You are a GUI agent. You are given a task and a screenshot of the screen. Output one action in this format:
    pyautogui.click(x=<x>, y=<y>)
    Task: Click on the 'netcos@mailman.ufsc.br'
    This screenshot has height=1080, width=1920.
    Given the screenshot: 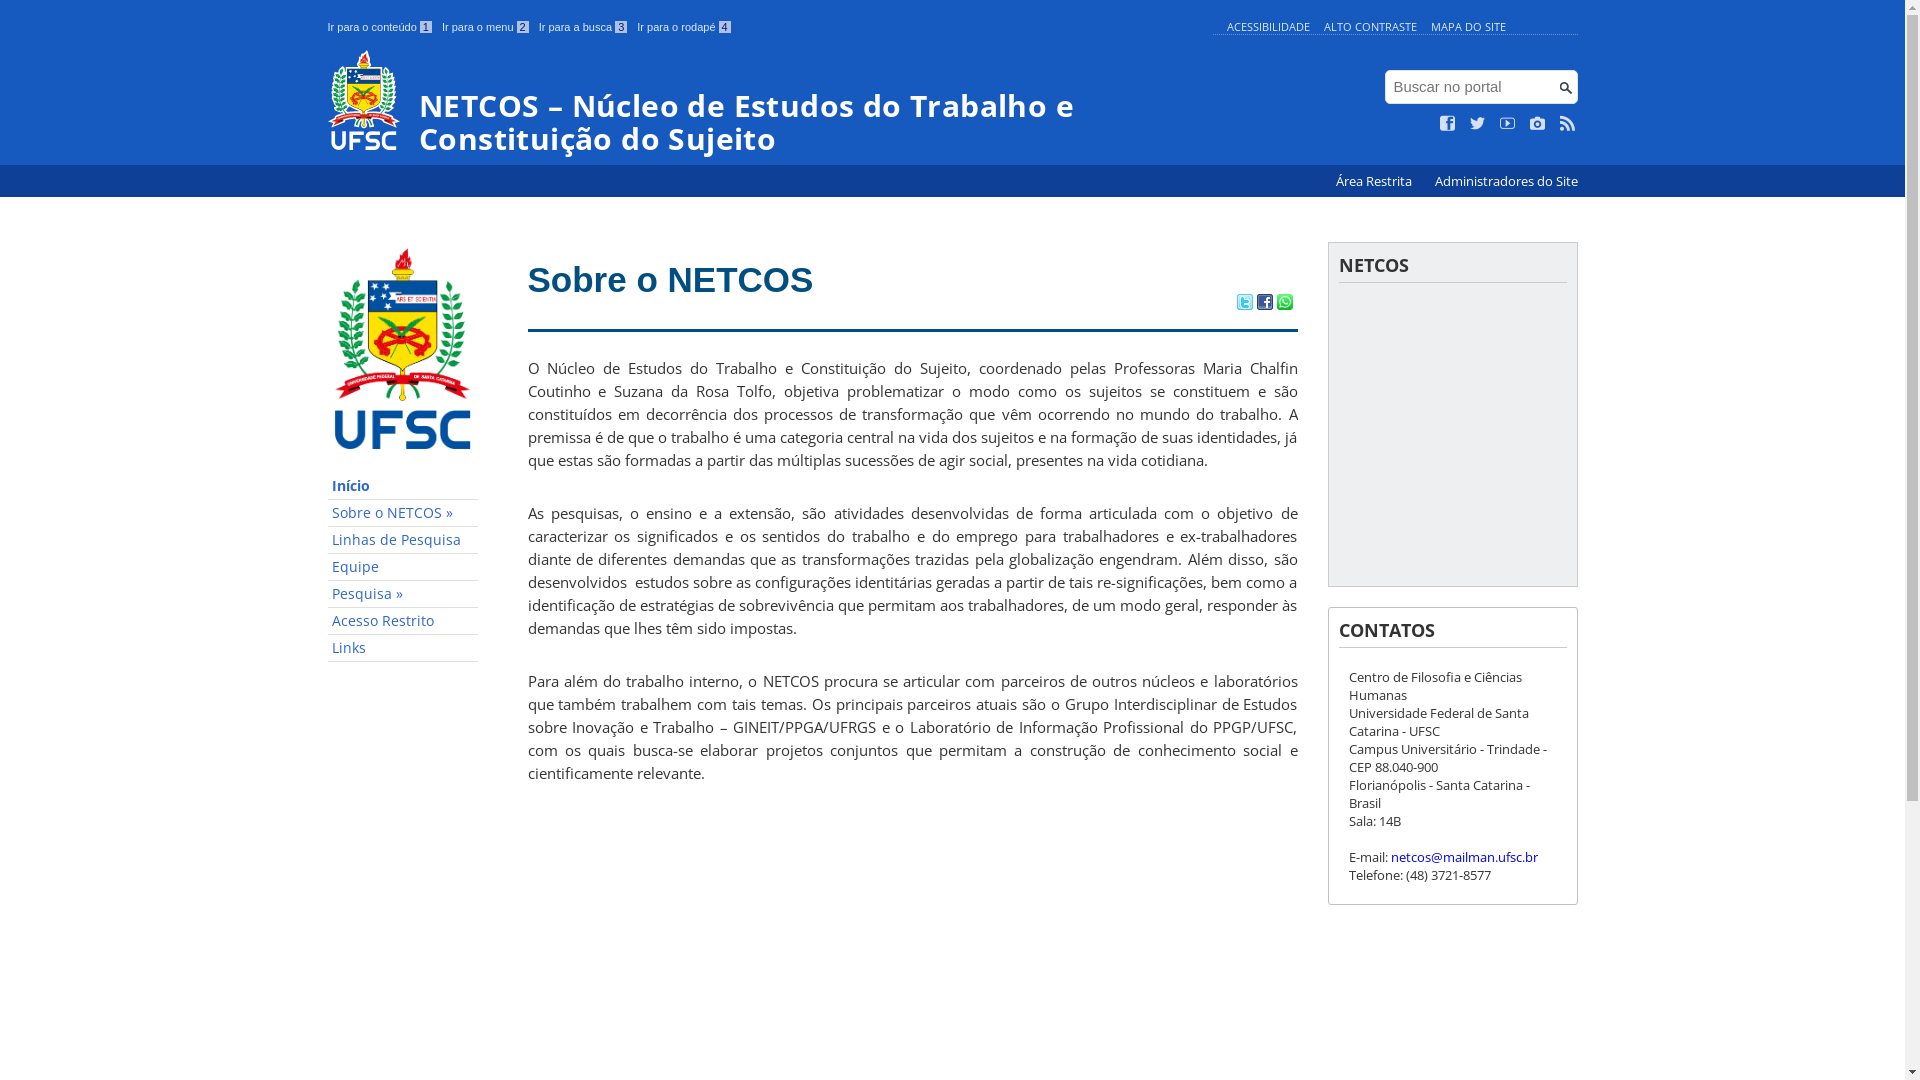 What is the action you would take?
    pyautogui.click(x=1463, y=855)
    